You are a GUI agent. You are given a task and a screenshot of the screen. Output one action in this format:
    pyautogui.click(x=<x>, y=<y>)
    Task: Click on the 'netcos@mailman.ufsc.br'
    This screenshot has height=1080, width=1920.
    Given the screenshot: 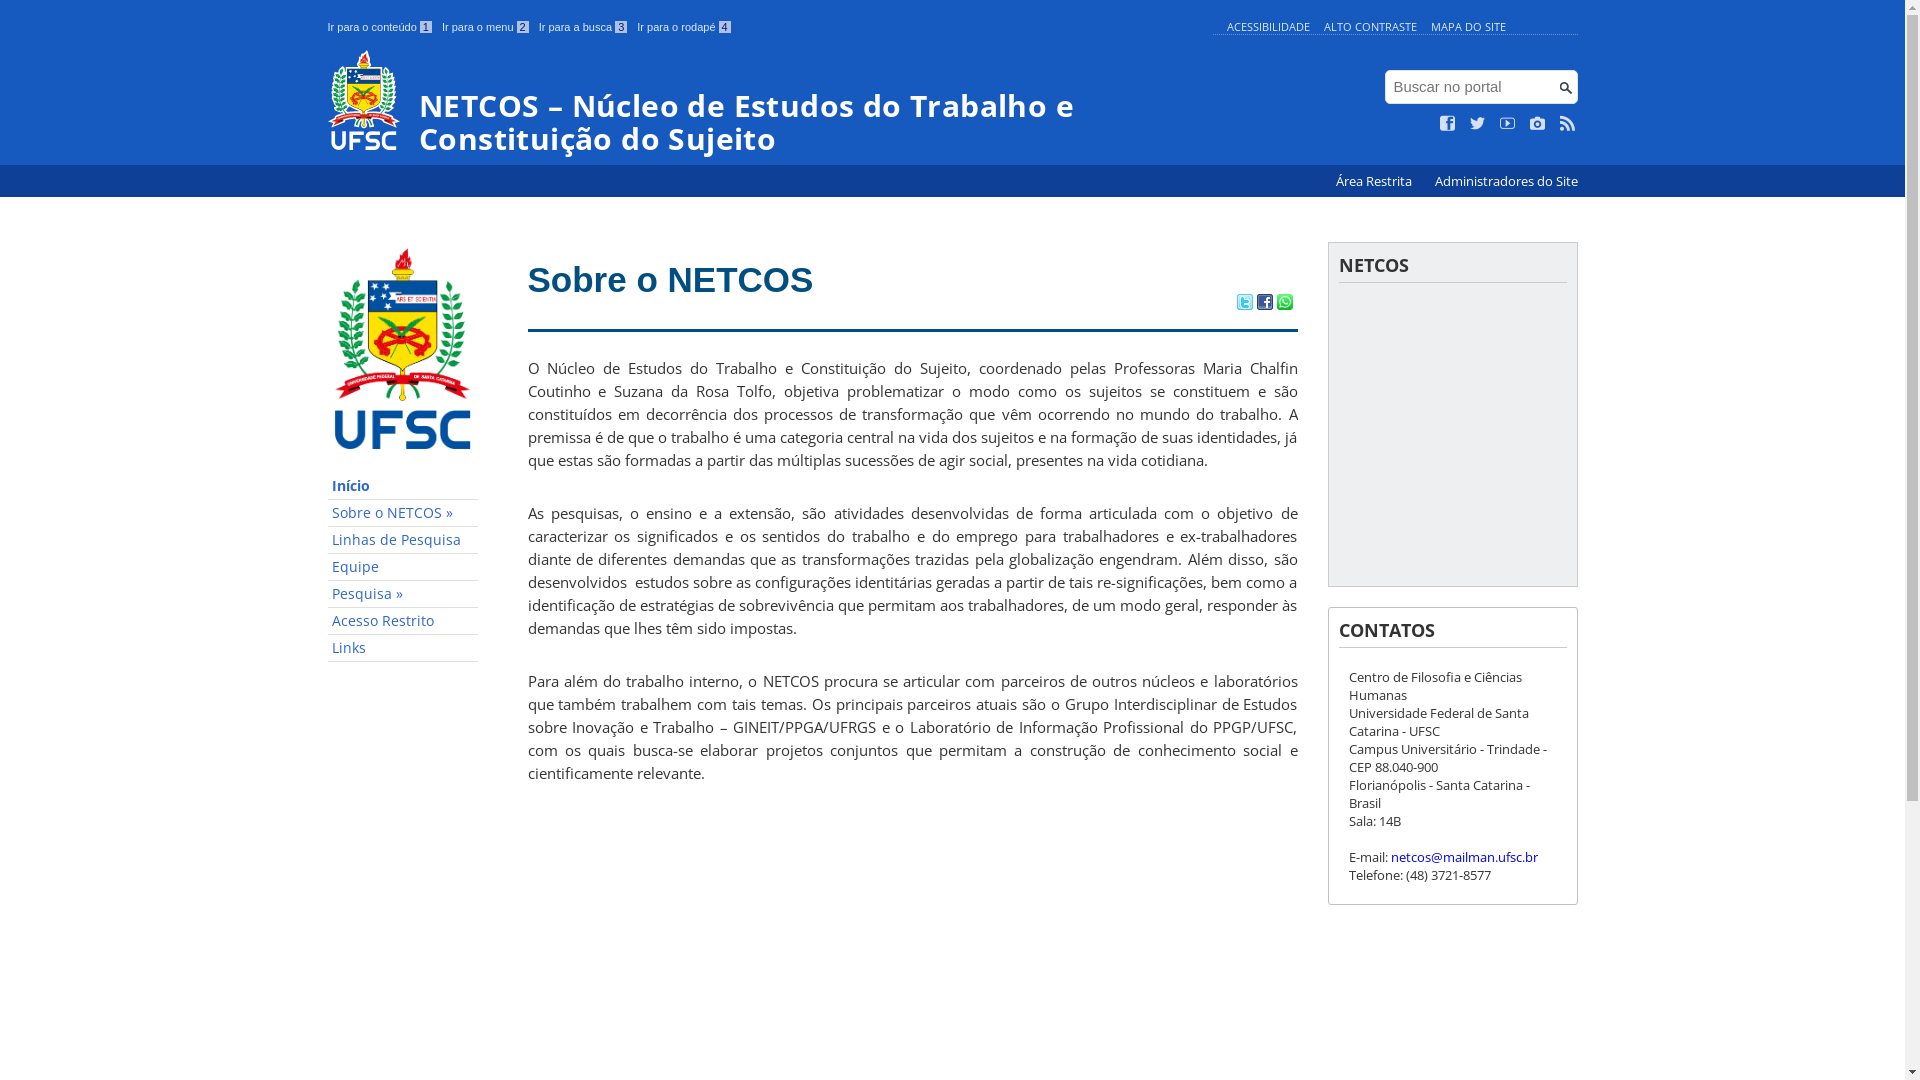 What is the action you would take?
    pyautogui.click(x=1463, y=855)
    